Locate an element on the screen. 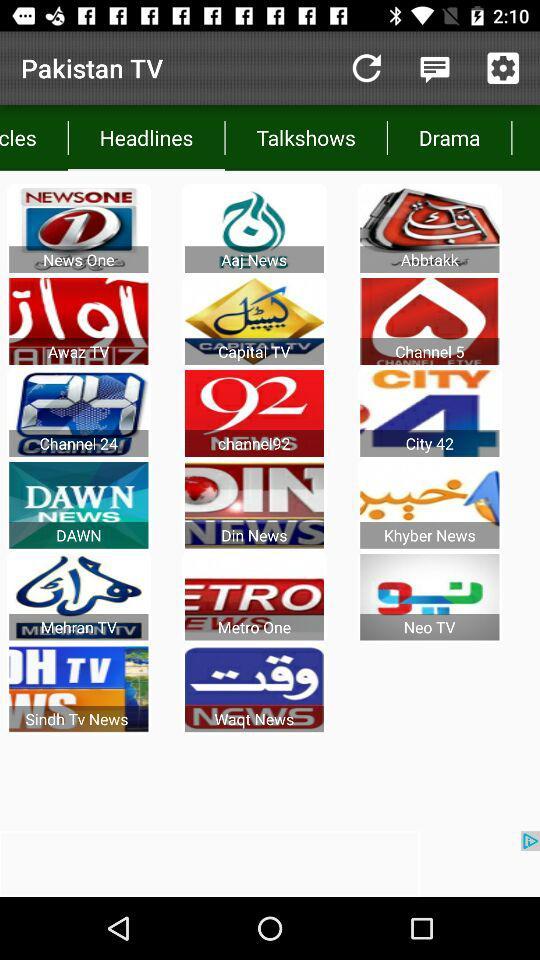 Image resolution: width=540 pixels, height=960 pixels. the icon above the drama is located at coordinates (434, 68).